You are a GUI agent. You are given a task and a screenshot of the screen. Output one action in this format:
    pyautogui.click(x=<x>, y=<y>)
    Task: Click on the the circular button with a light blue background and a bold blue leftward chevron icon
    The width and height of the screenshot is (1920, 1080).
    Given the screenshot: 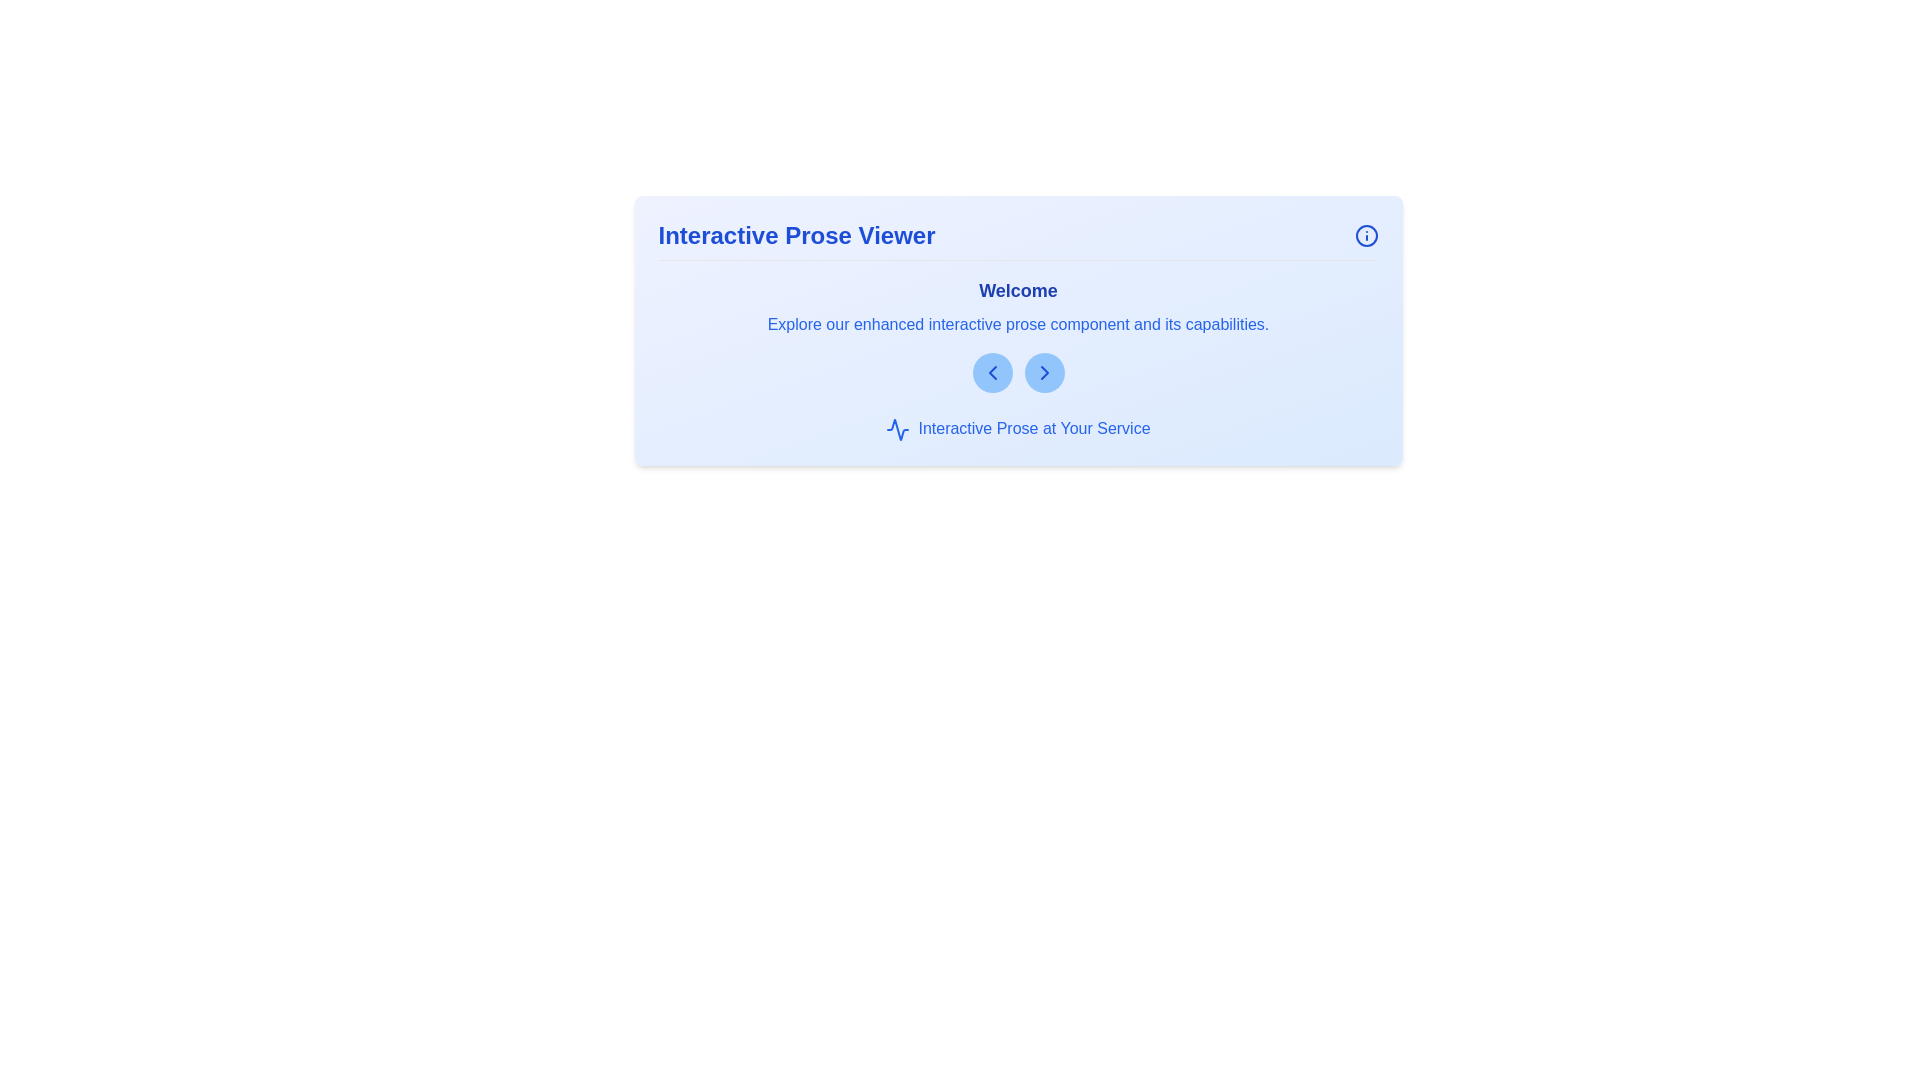 What is the action you would take?
    pyautogui.click(x=992, y=373)
    